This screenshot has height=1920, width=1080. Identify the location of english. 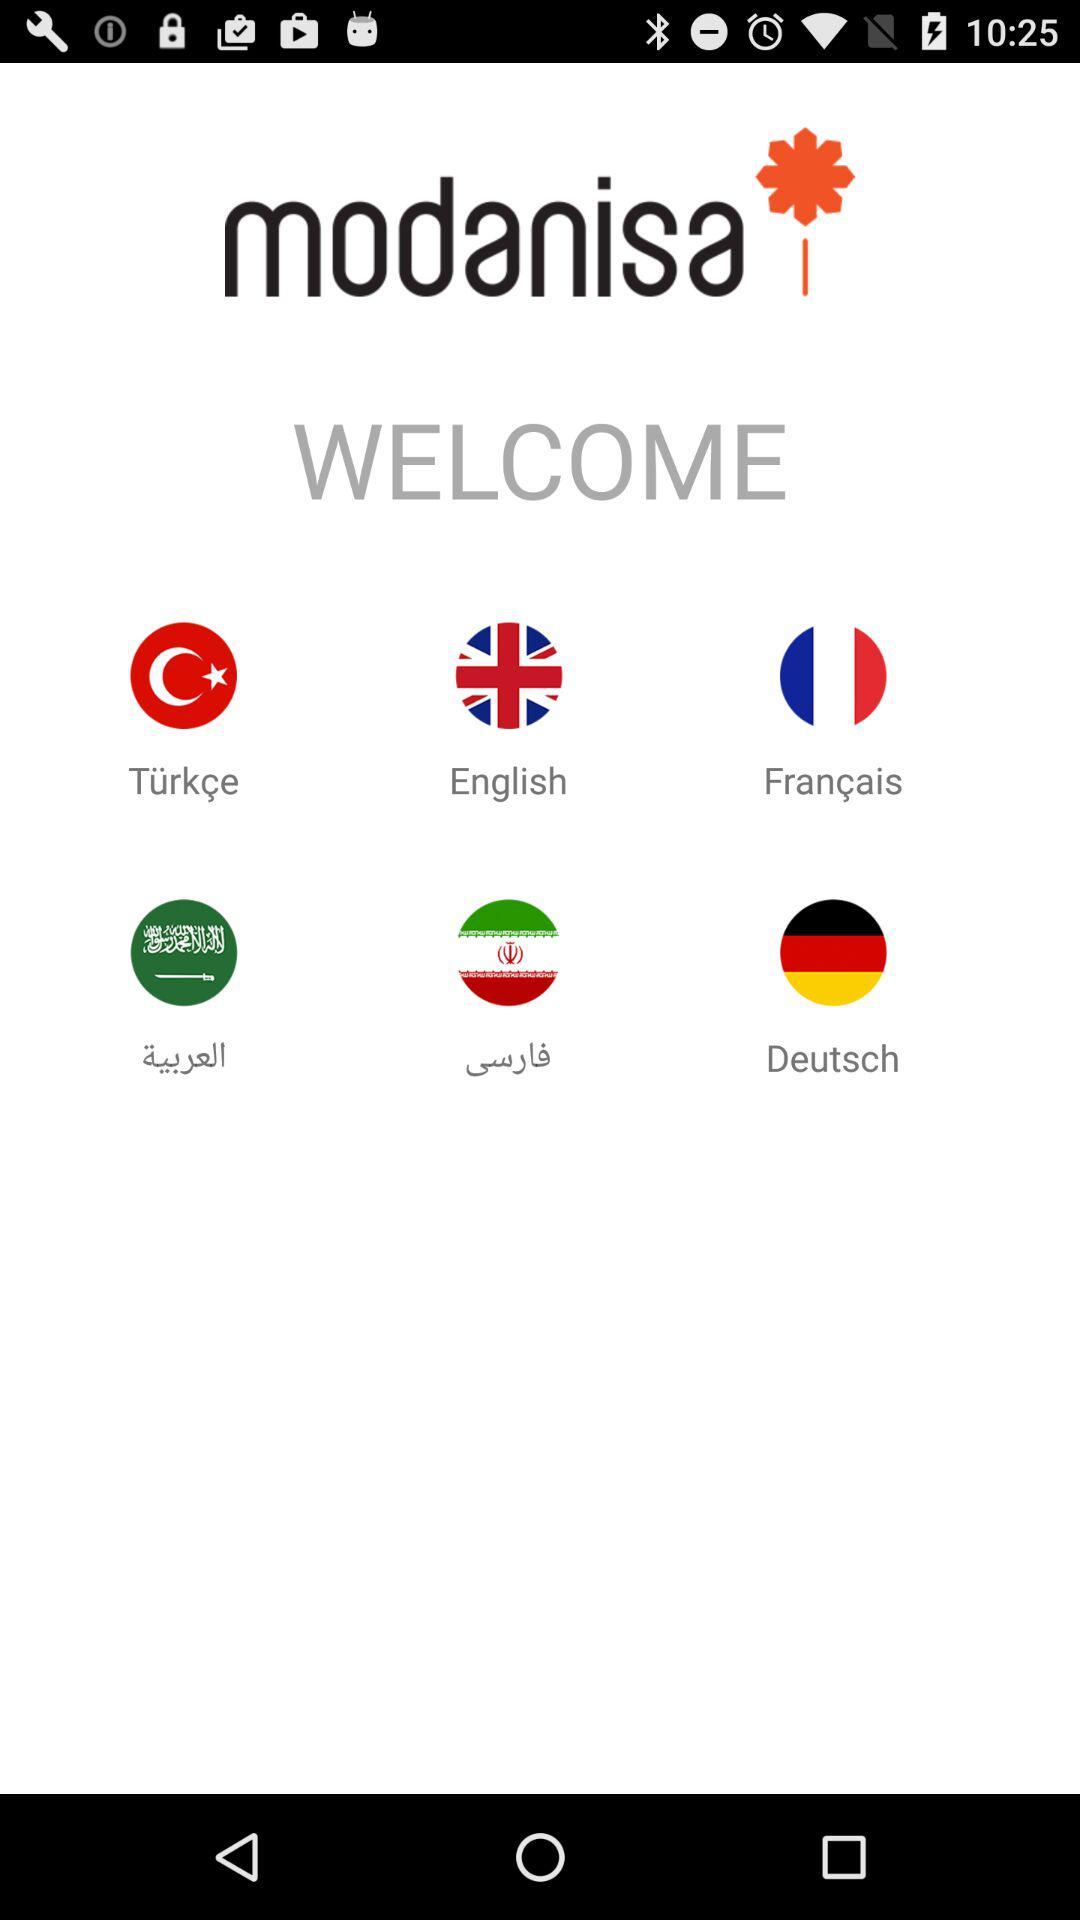
(507, 675).